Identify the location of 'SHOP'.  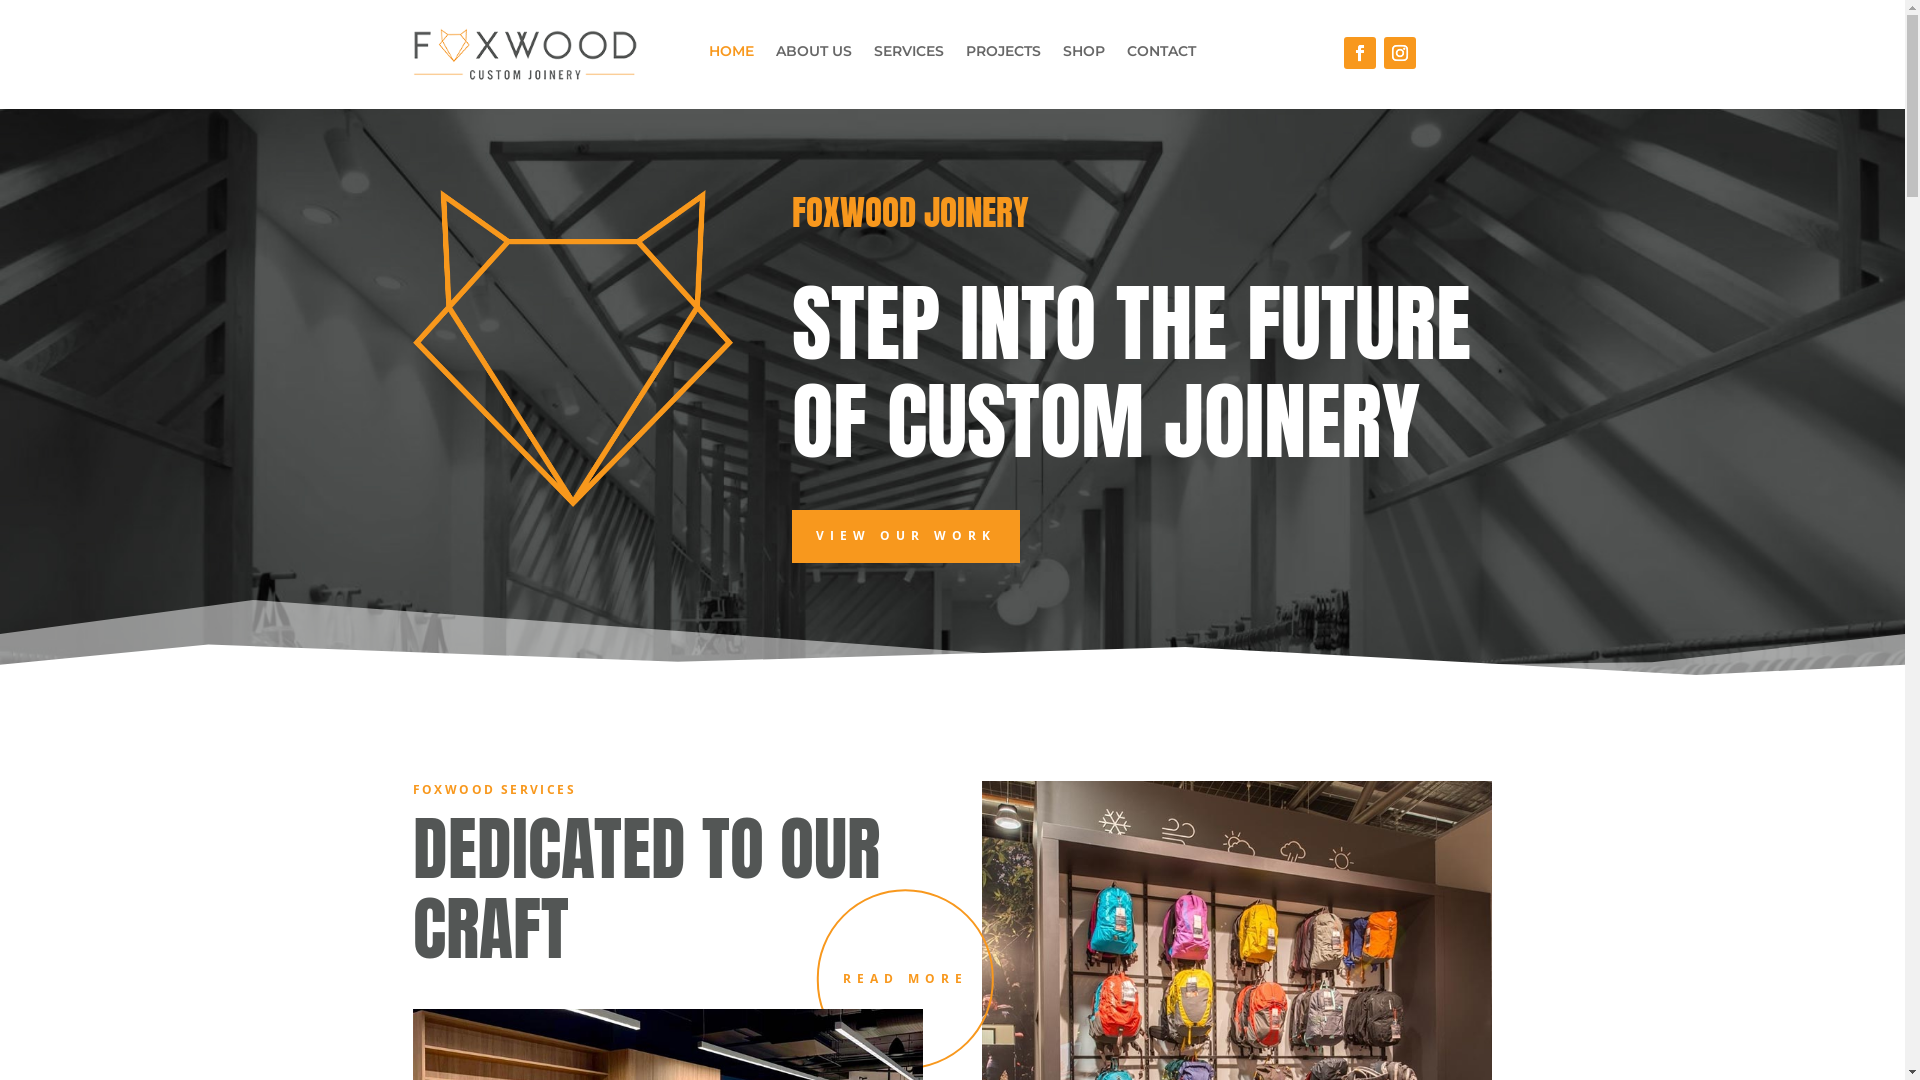
(1083, 53).